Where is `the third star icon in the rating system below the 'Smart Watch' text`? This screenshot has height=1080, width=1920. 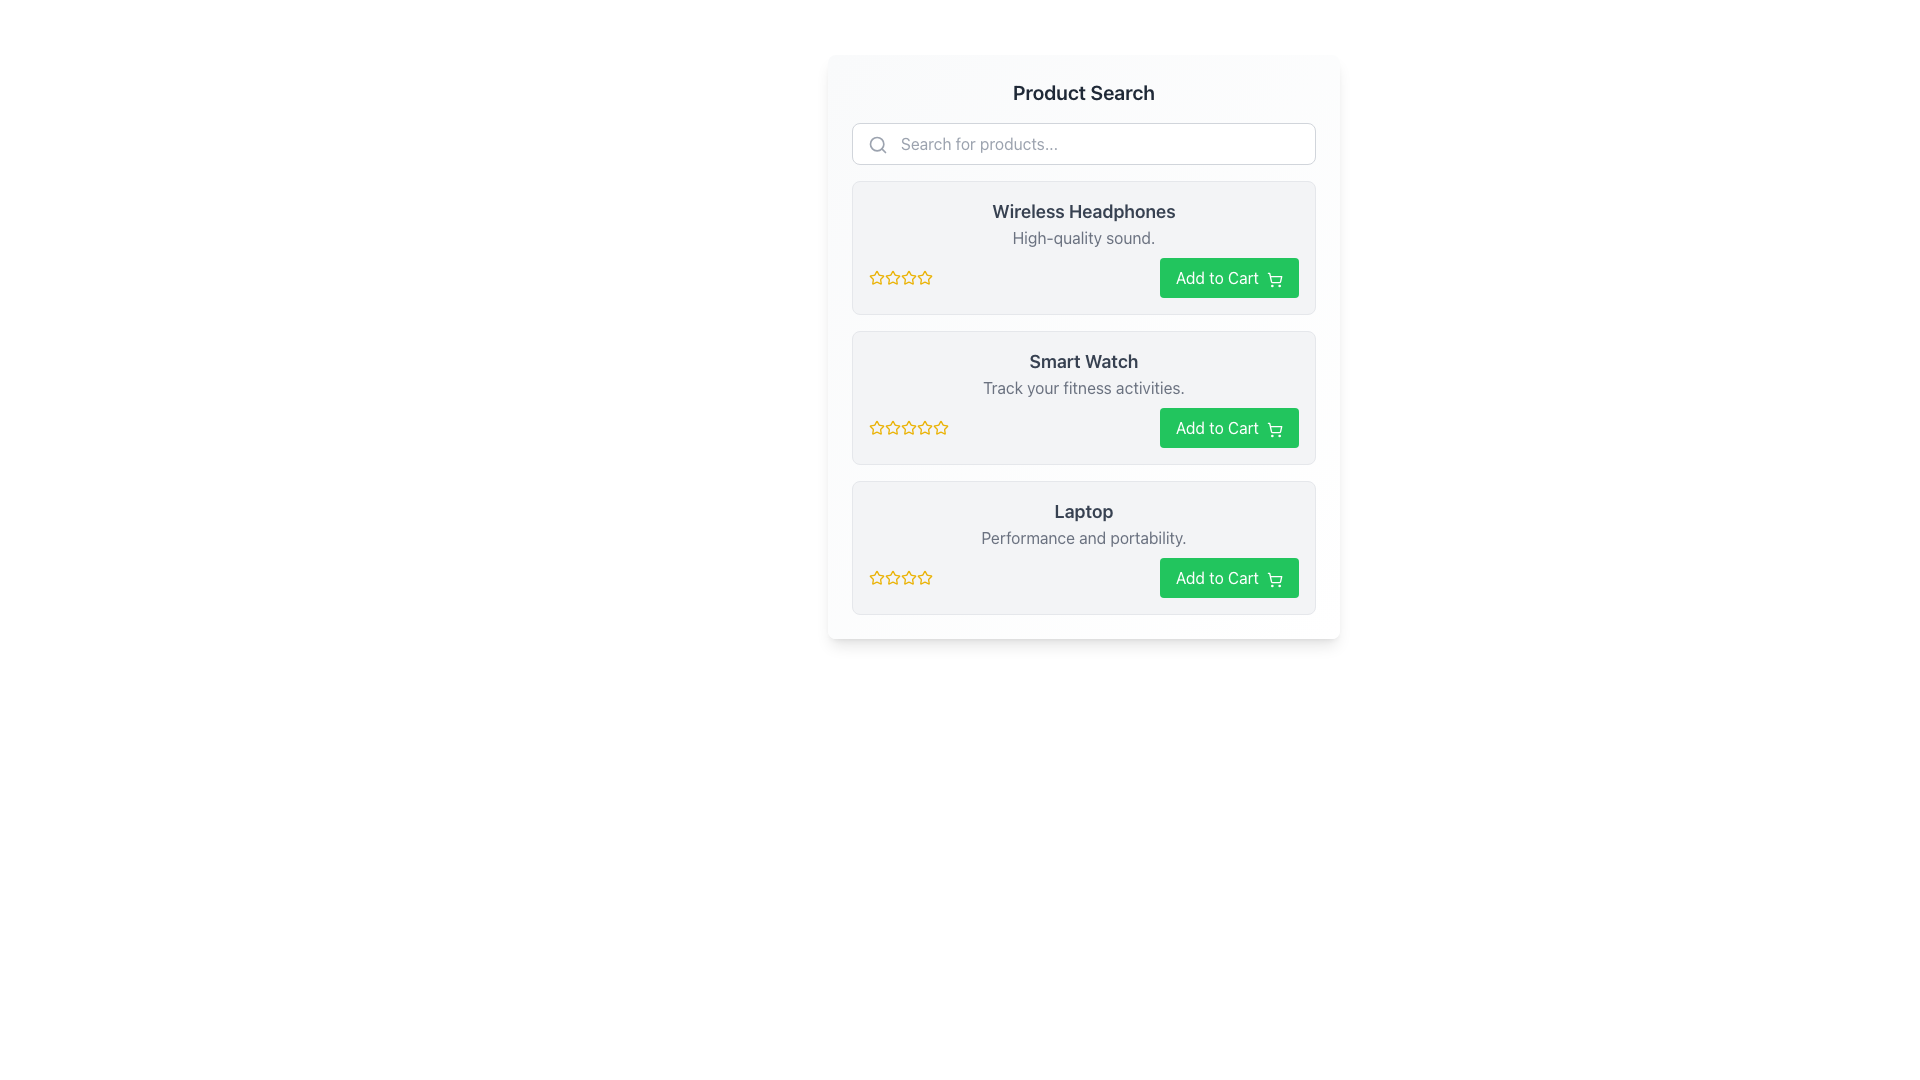 the third star icon in the rating system below the 'Smart Watch' text is located at coordinates (939, 426).